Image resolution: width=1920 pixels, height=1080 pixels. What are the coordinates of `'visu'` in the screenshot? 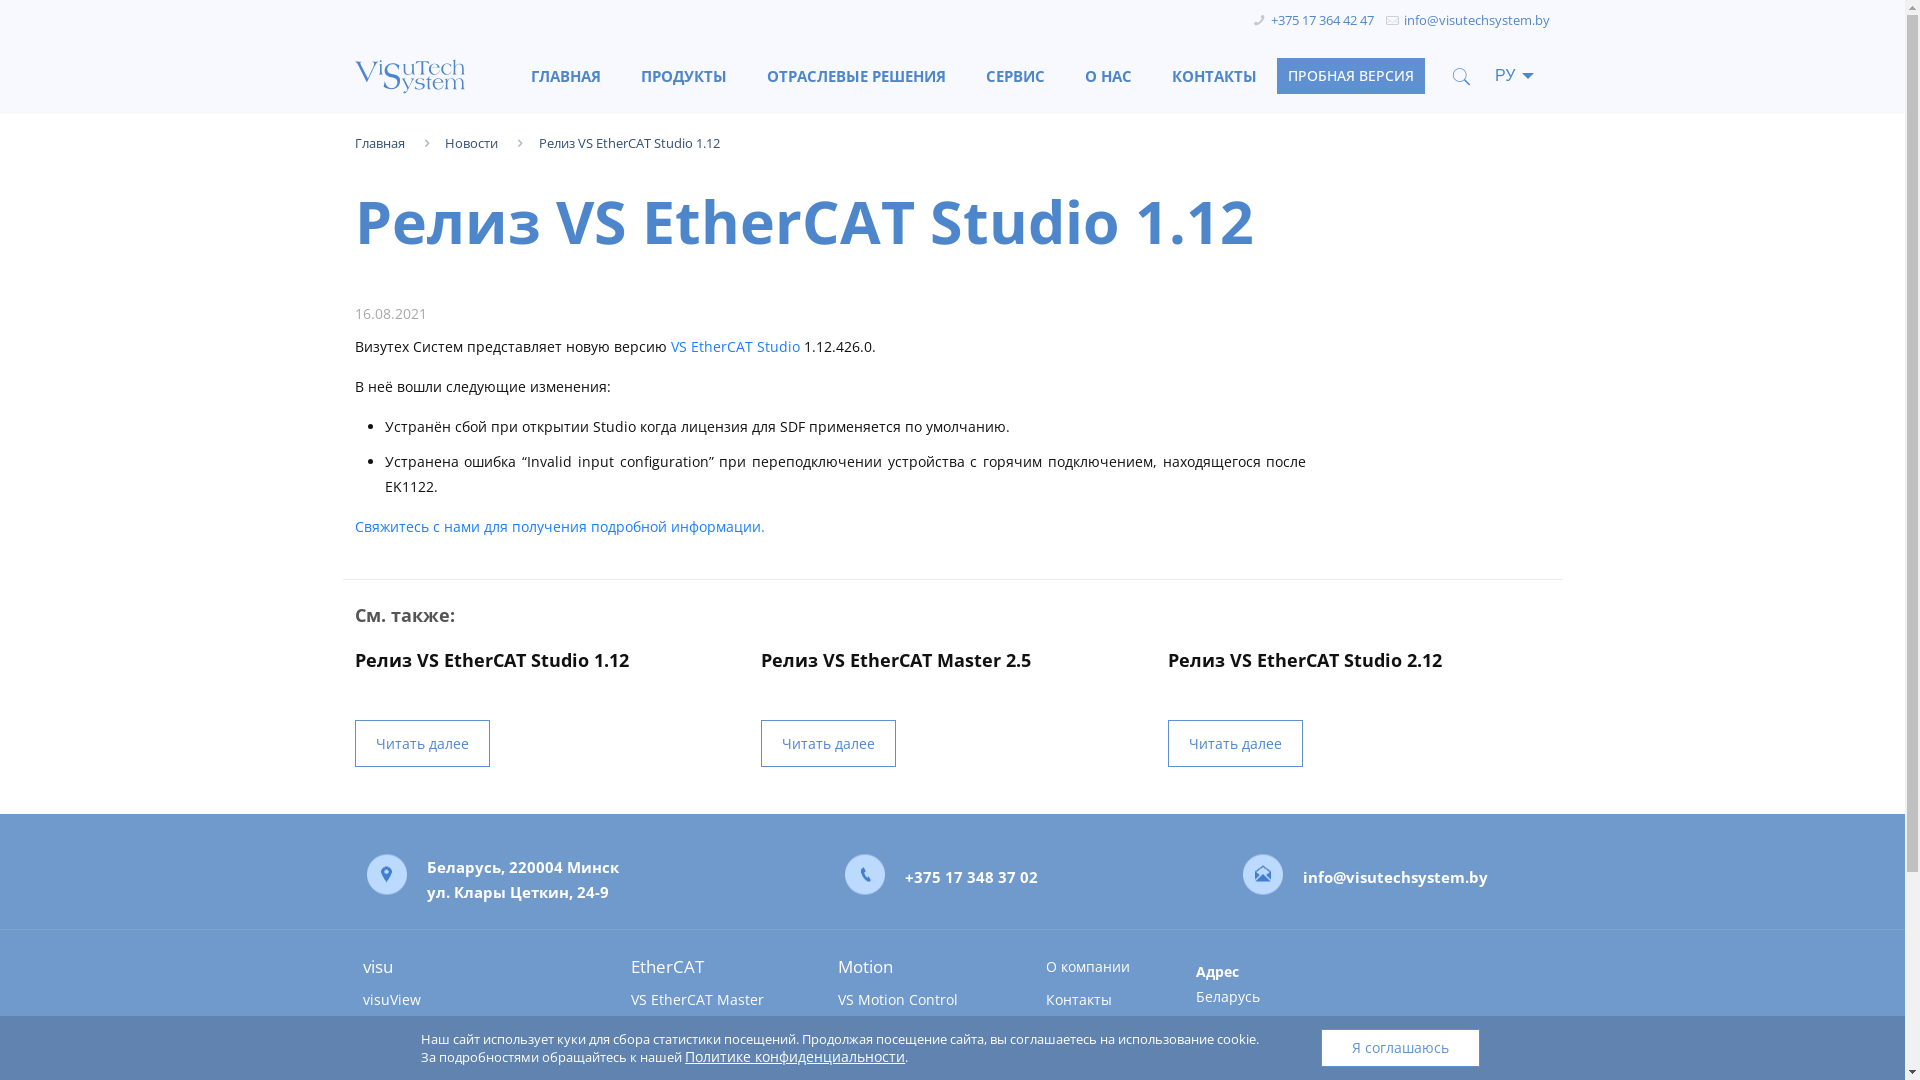 It's located at (473, 965).